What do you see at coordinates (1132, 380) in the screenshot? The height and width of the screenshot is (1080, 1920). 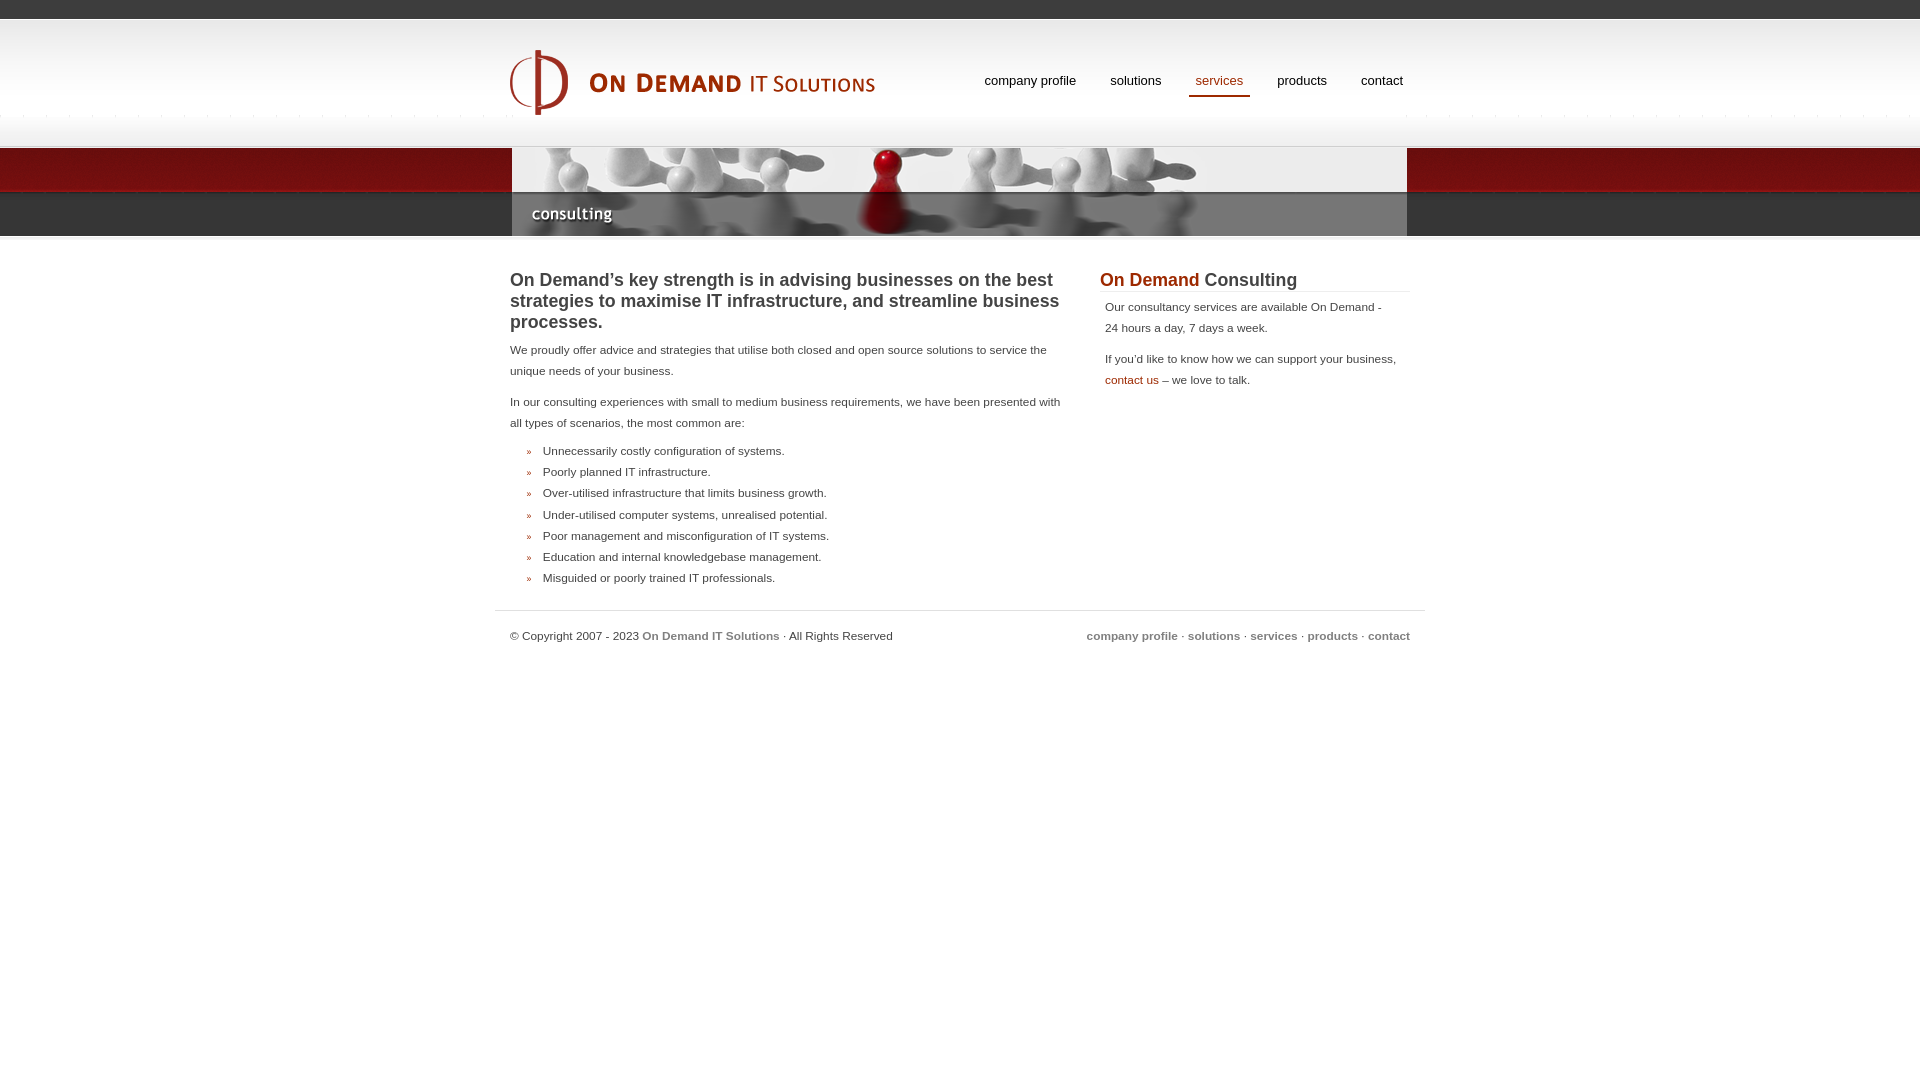 I see `'contact us'` at bounding box center [1132, 380].